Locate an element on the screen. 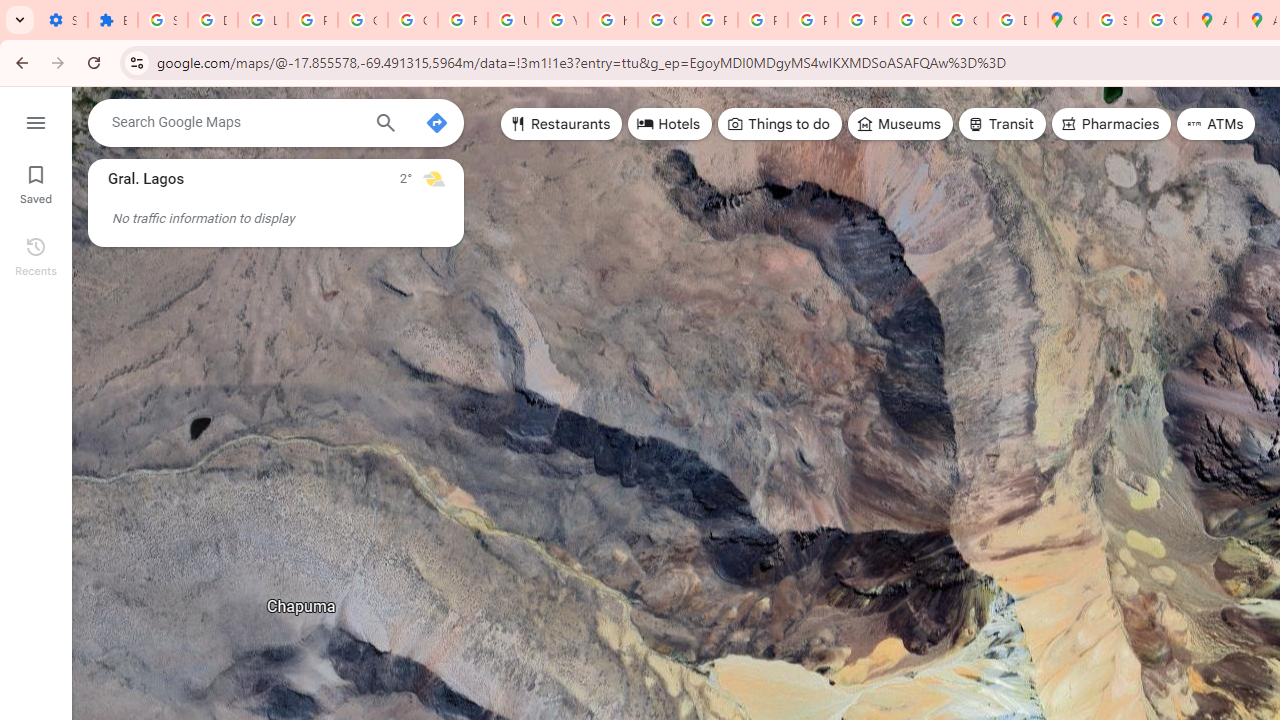 This screenshot has width=1280, height=720. 'Google Maps' is located at coordinates (1062, 20).